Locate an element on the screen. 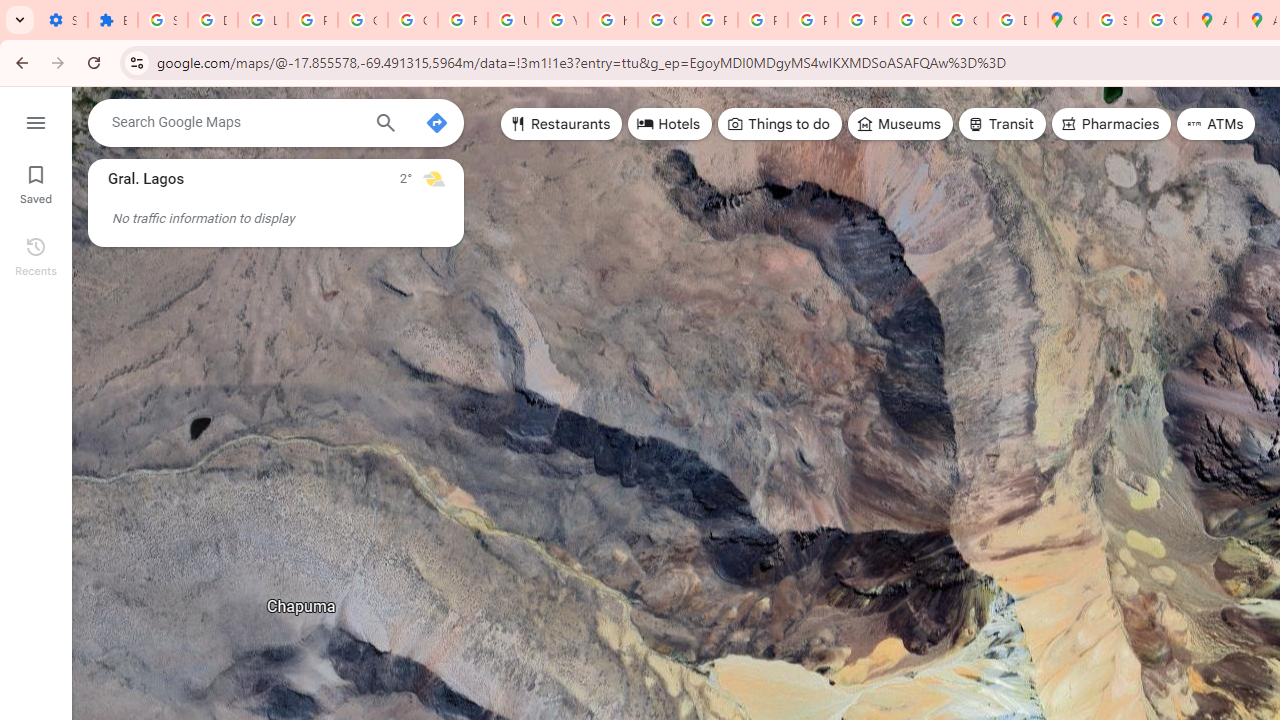 This screenshot has width=1280, height=720. 'Google Maps' is located at coordinates (1062, 20).